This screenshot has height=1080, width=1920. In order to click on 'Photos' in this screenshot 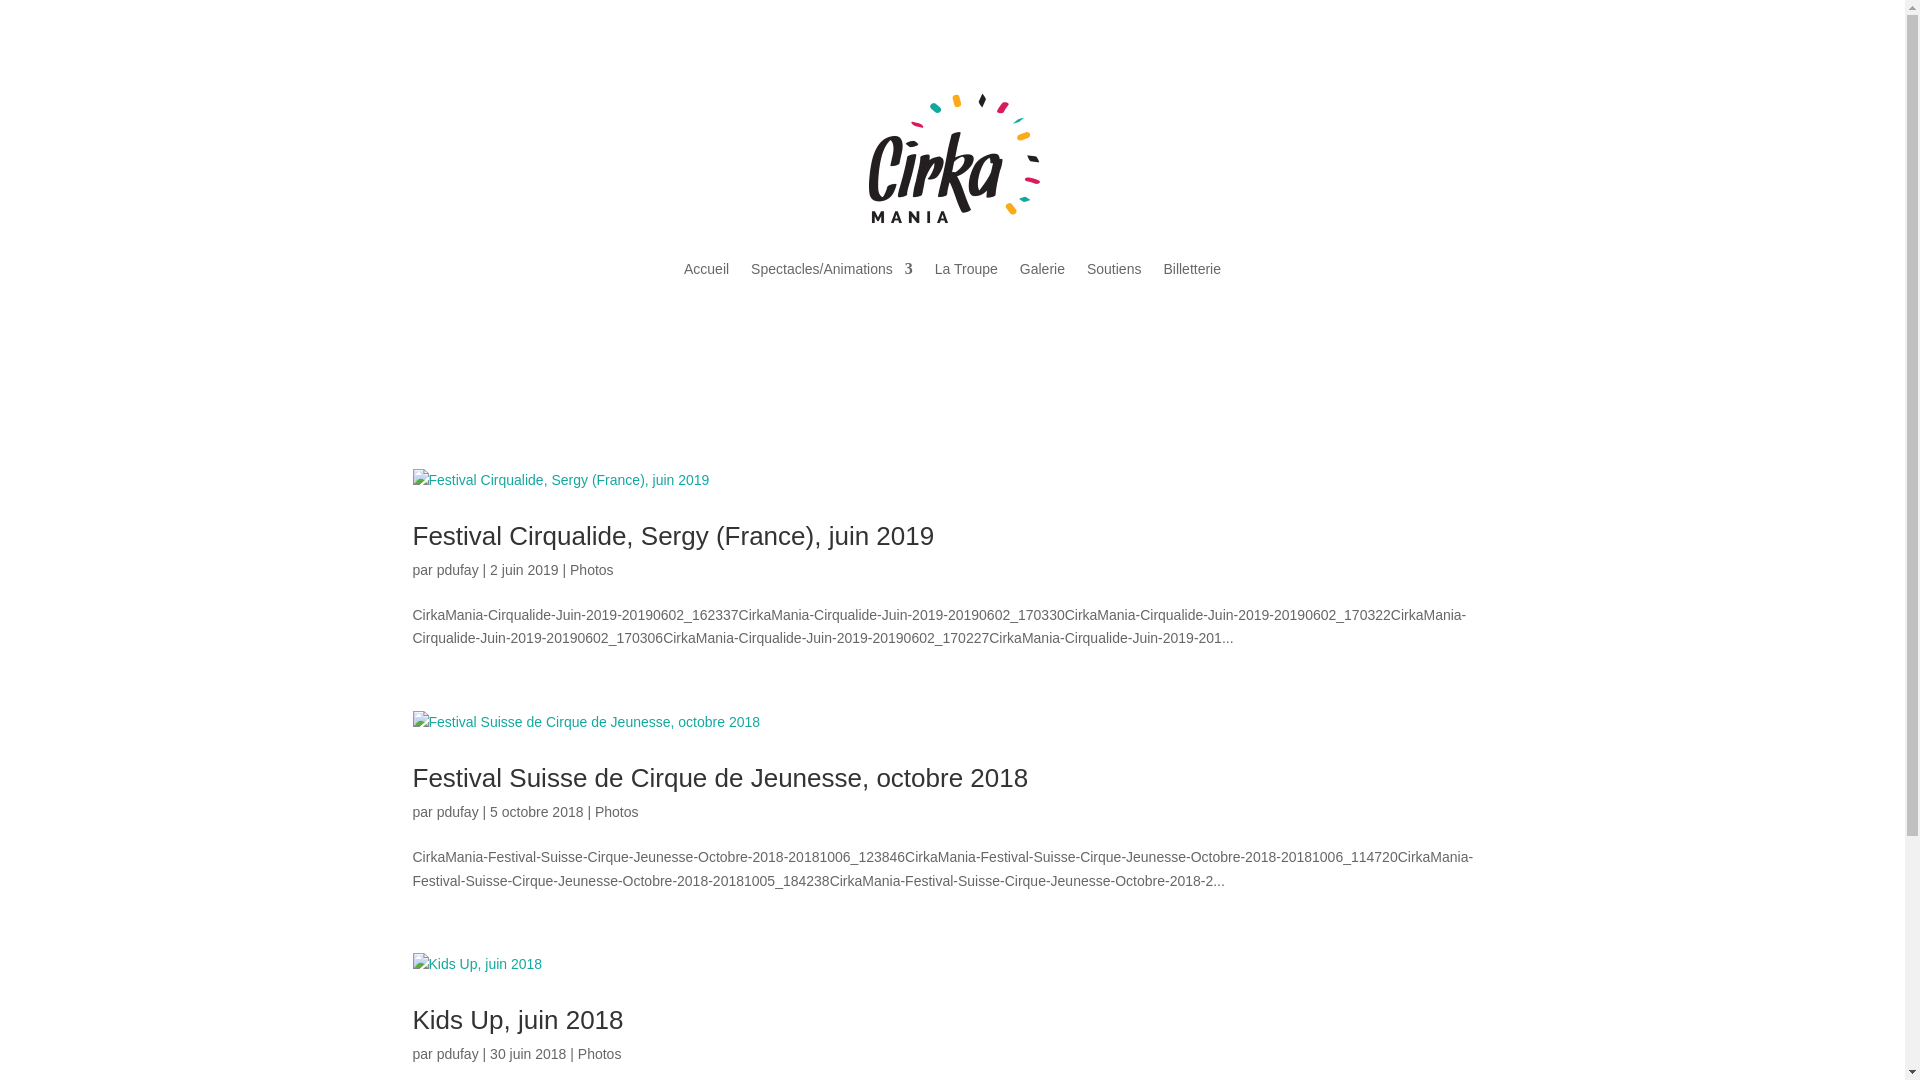, I will do `click(599, 1052)`.